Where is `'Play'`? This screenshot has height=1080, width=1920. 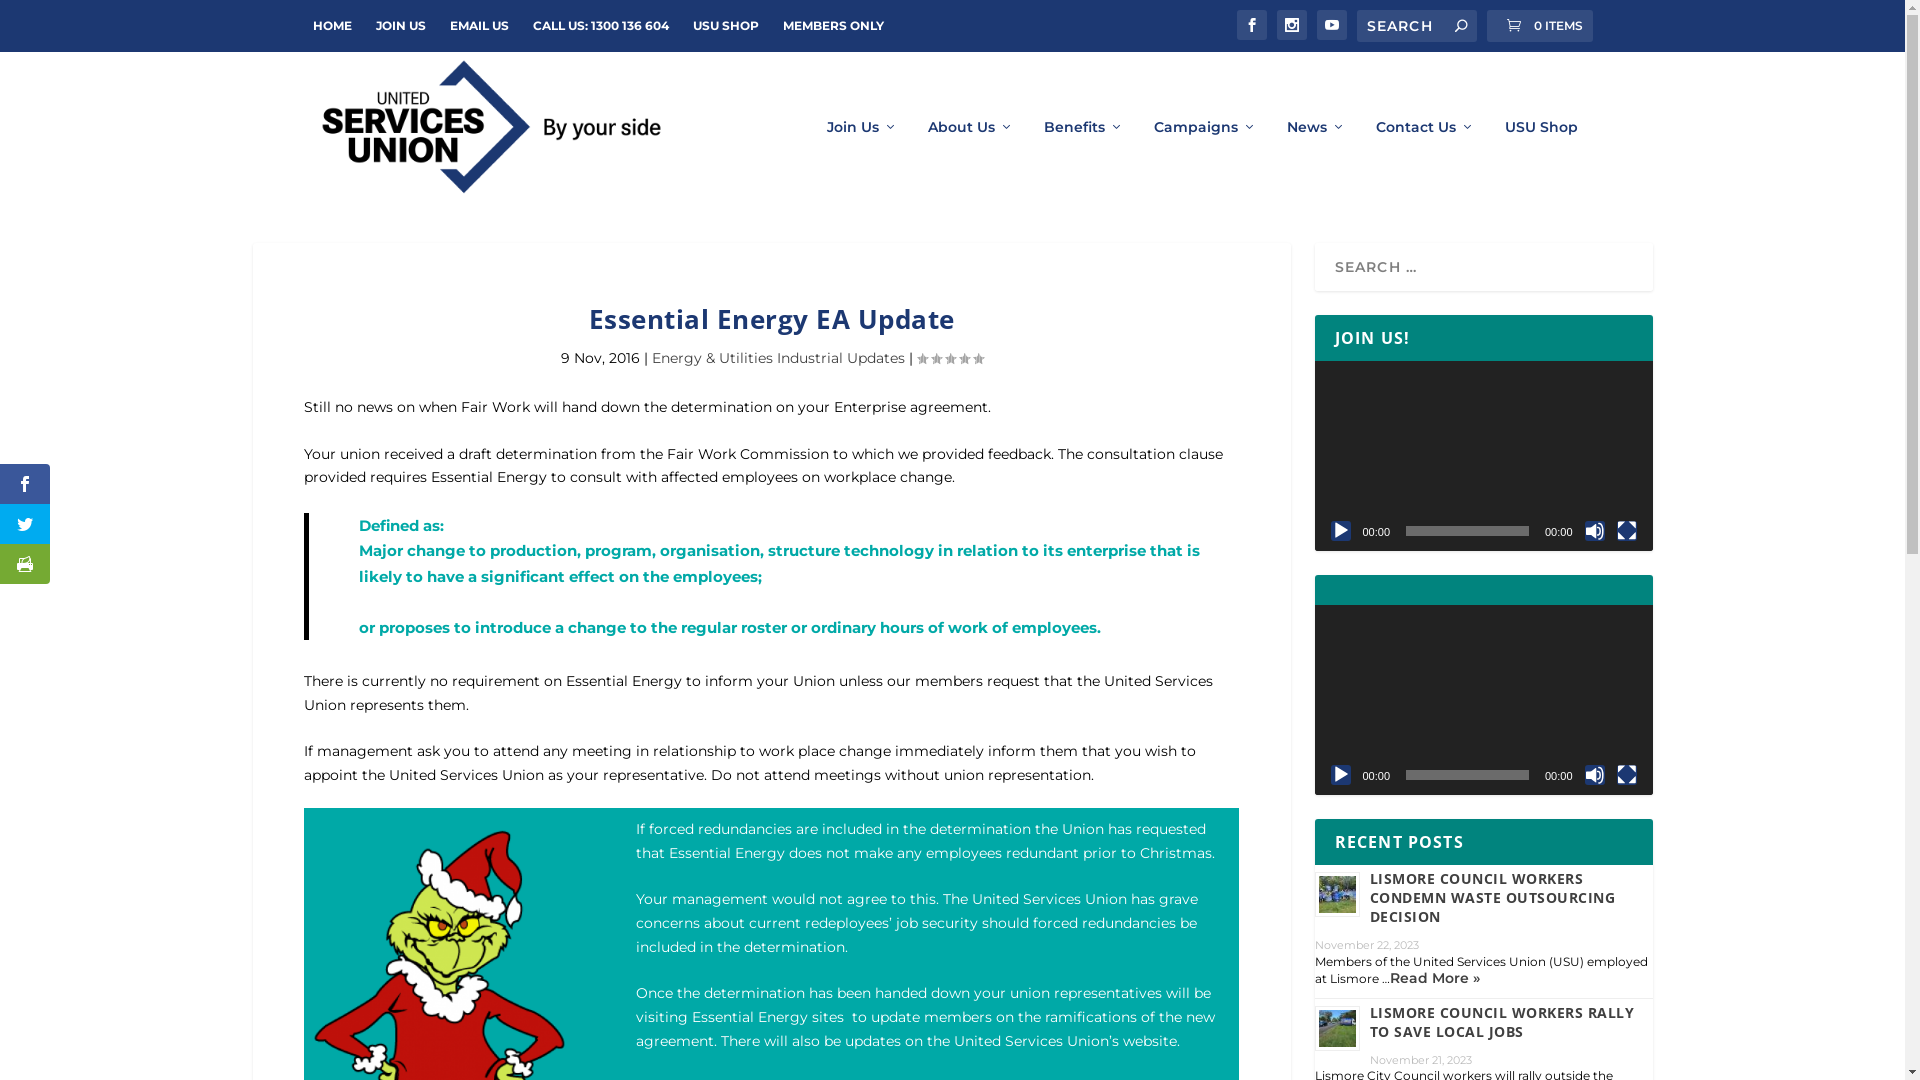
'Play' is located at coordinates (1339, 530).